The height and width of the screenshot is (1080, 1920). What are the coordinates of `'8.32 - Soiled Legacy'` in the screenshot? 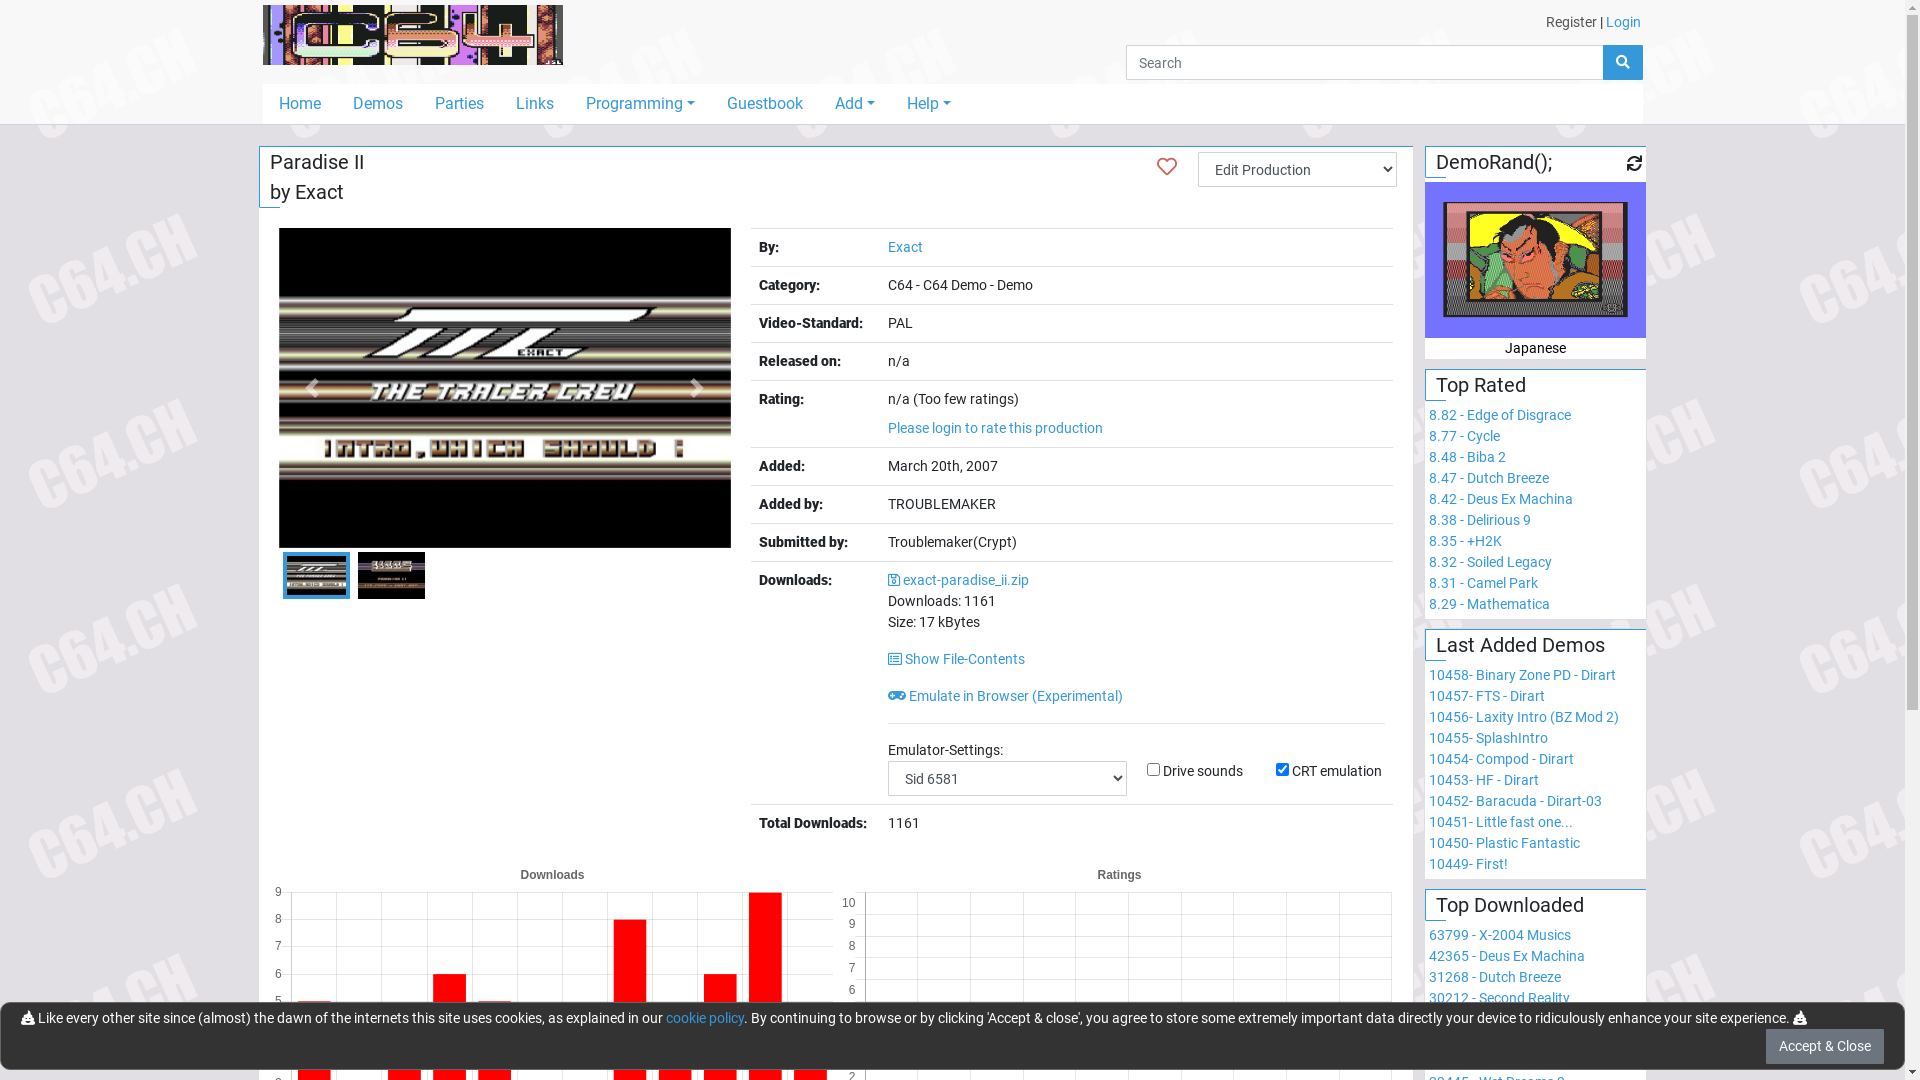 It's located at (1490, 562).